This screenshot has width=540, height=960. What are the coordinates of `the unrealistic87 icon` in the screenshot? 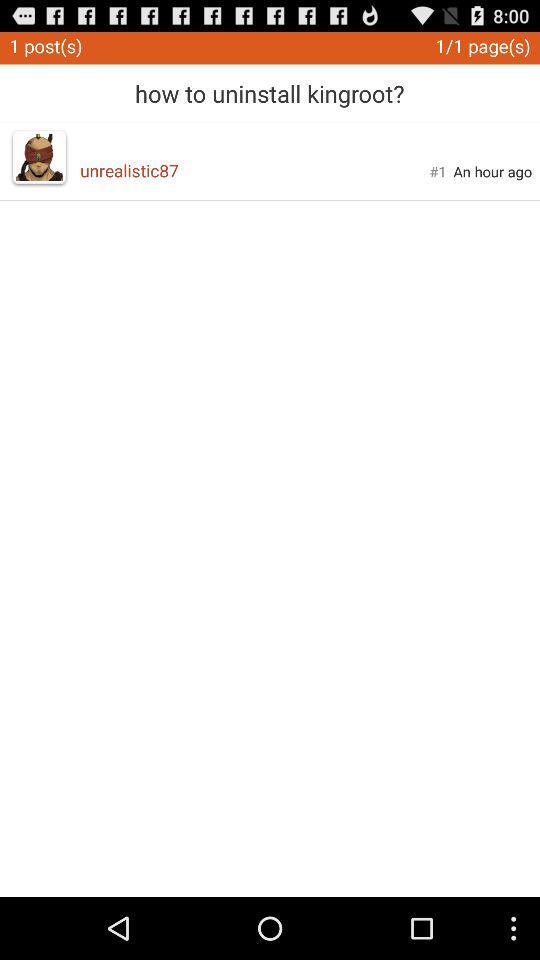 It's located at (254, 169).